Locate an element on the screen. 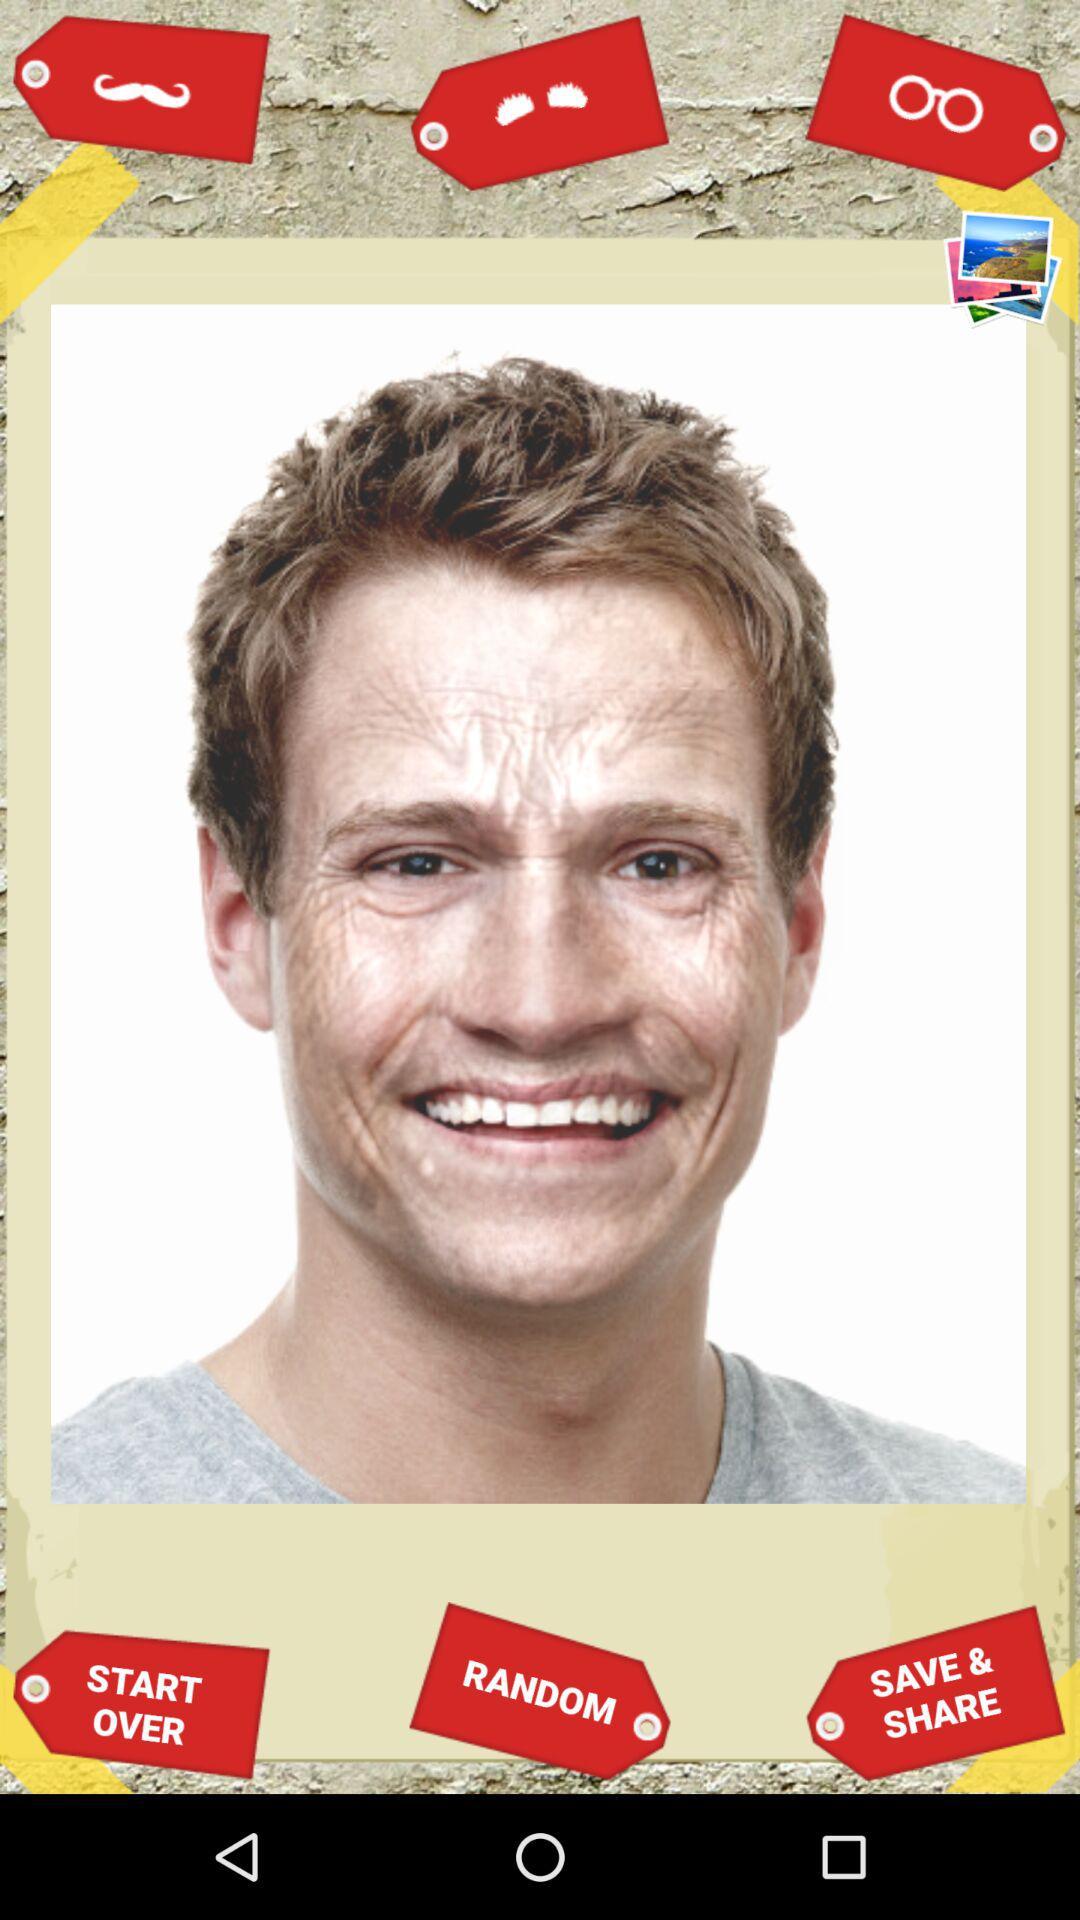 This screenshot has width=1080, height=1920. random is located at coordinates (540, 1690).